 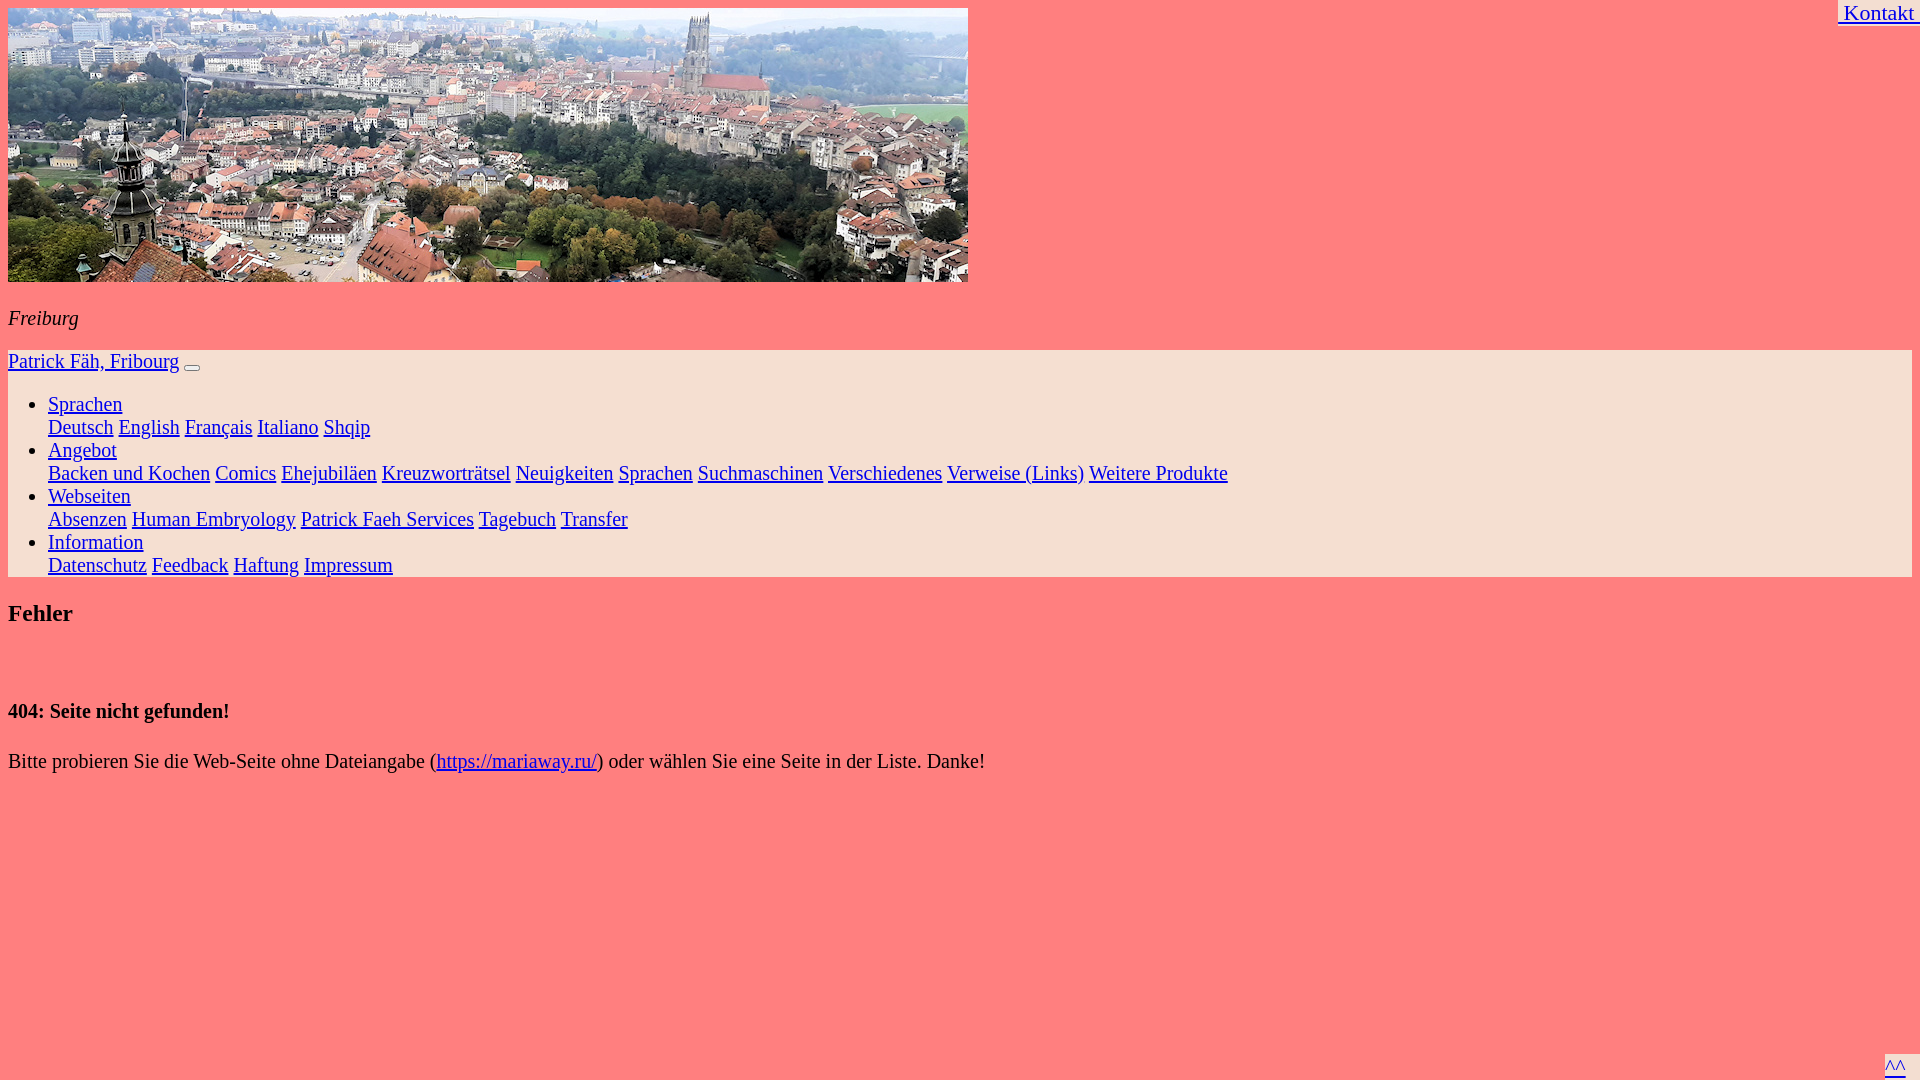 What do you see at coordinates (387, 518) in the screenshot?
I see `'Patrick Faeh Services'` at bounding box center [387, 518].